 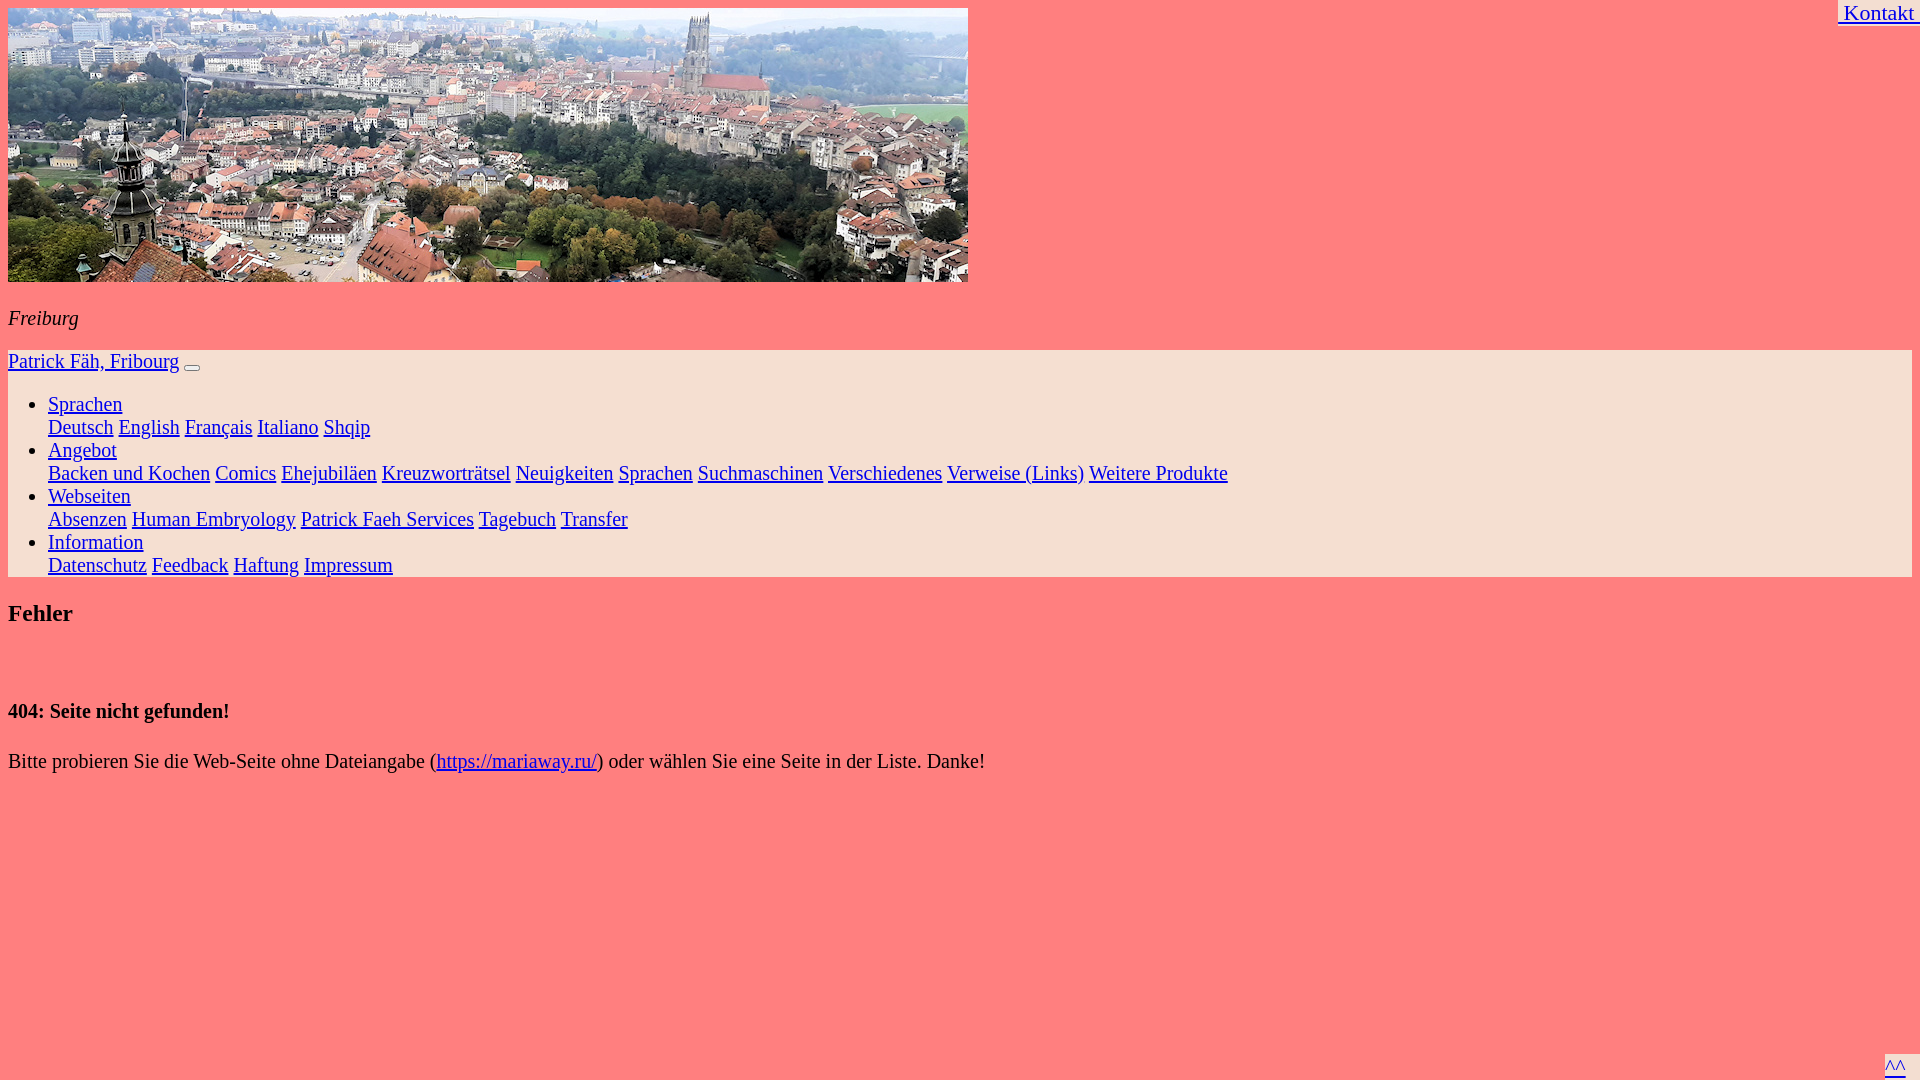 What do you see at coordinates (387, 518) in the screenshot?
I see `'Patrick Faeh Services'` at bounding box center [387, 518].